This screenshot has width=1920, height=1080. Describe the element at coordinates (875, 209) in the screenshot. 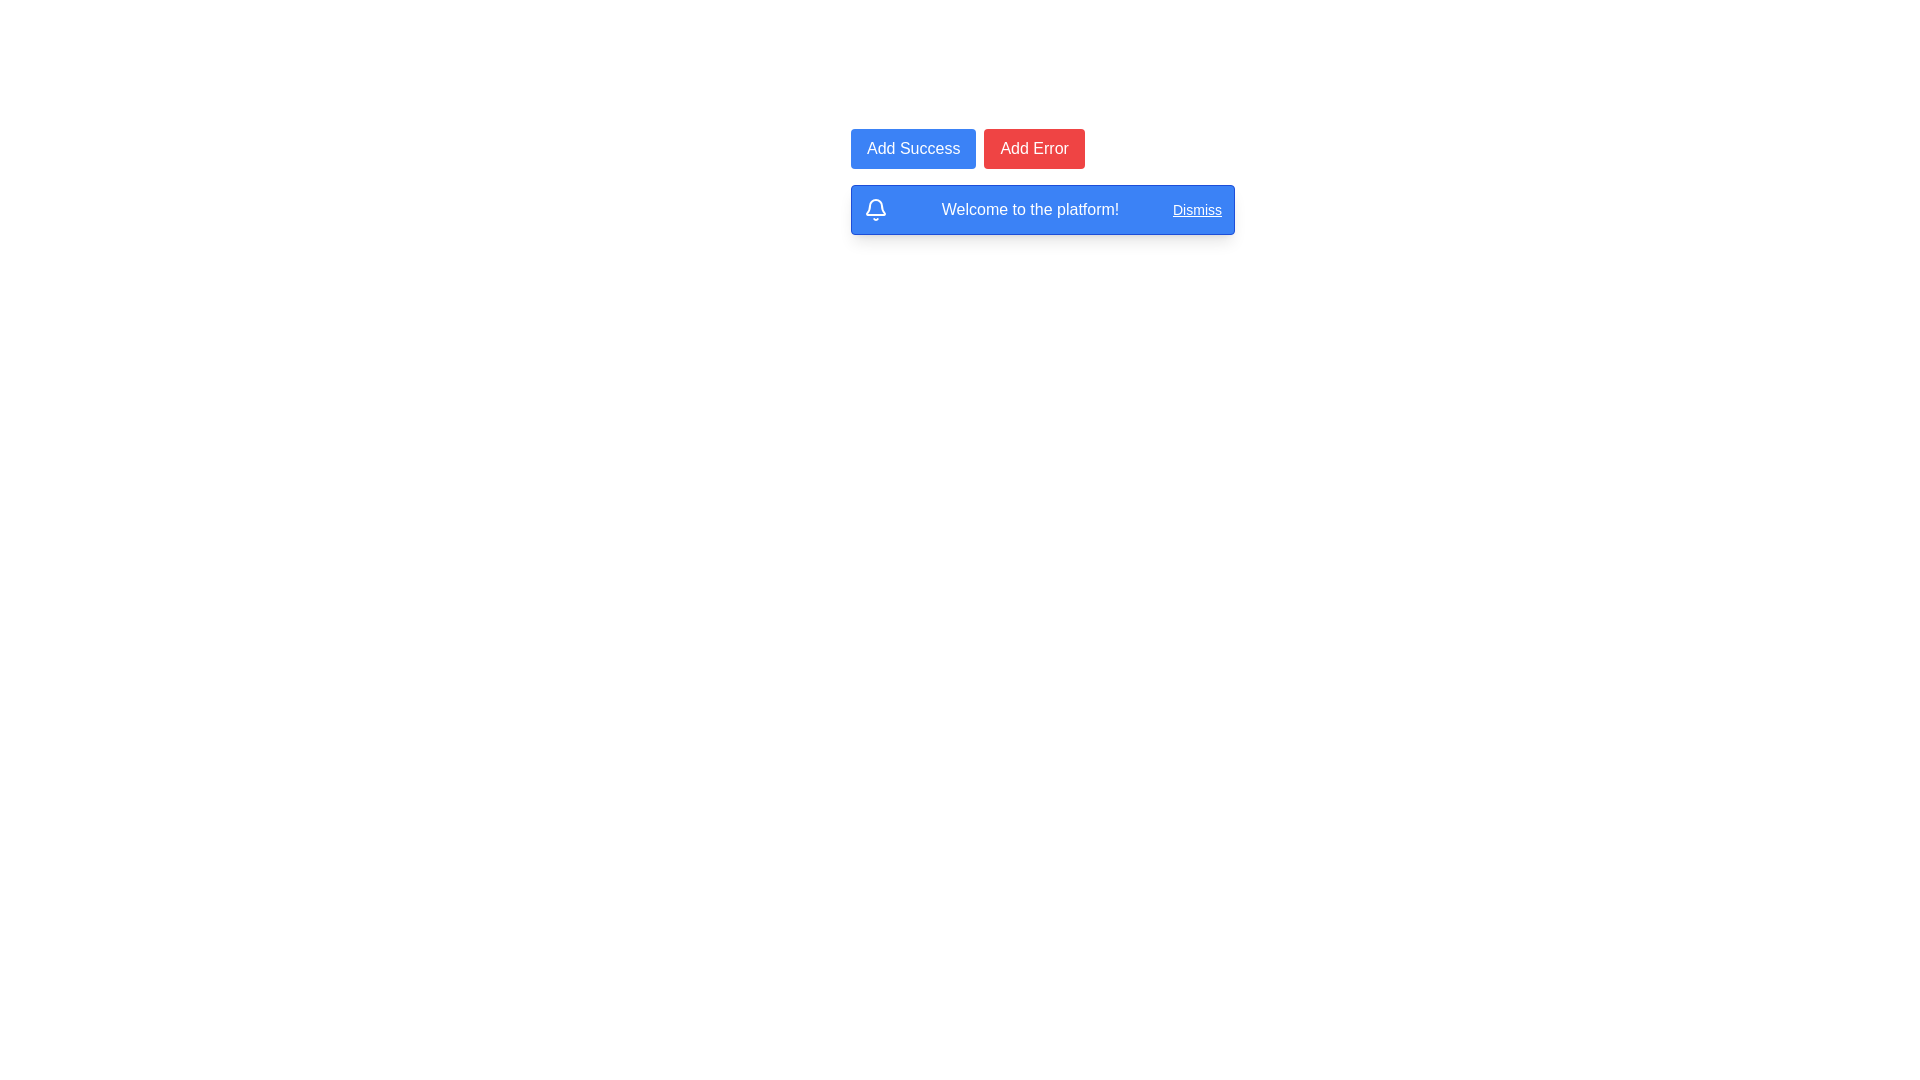

I see `the bell-shaped vector icon located within the blue notification box, which is positioned to the left of the text 'Welcome to the platform!'` at that location.